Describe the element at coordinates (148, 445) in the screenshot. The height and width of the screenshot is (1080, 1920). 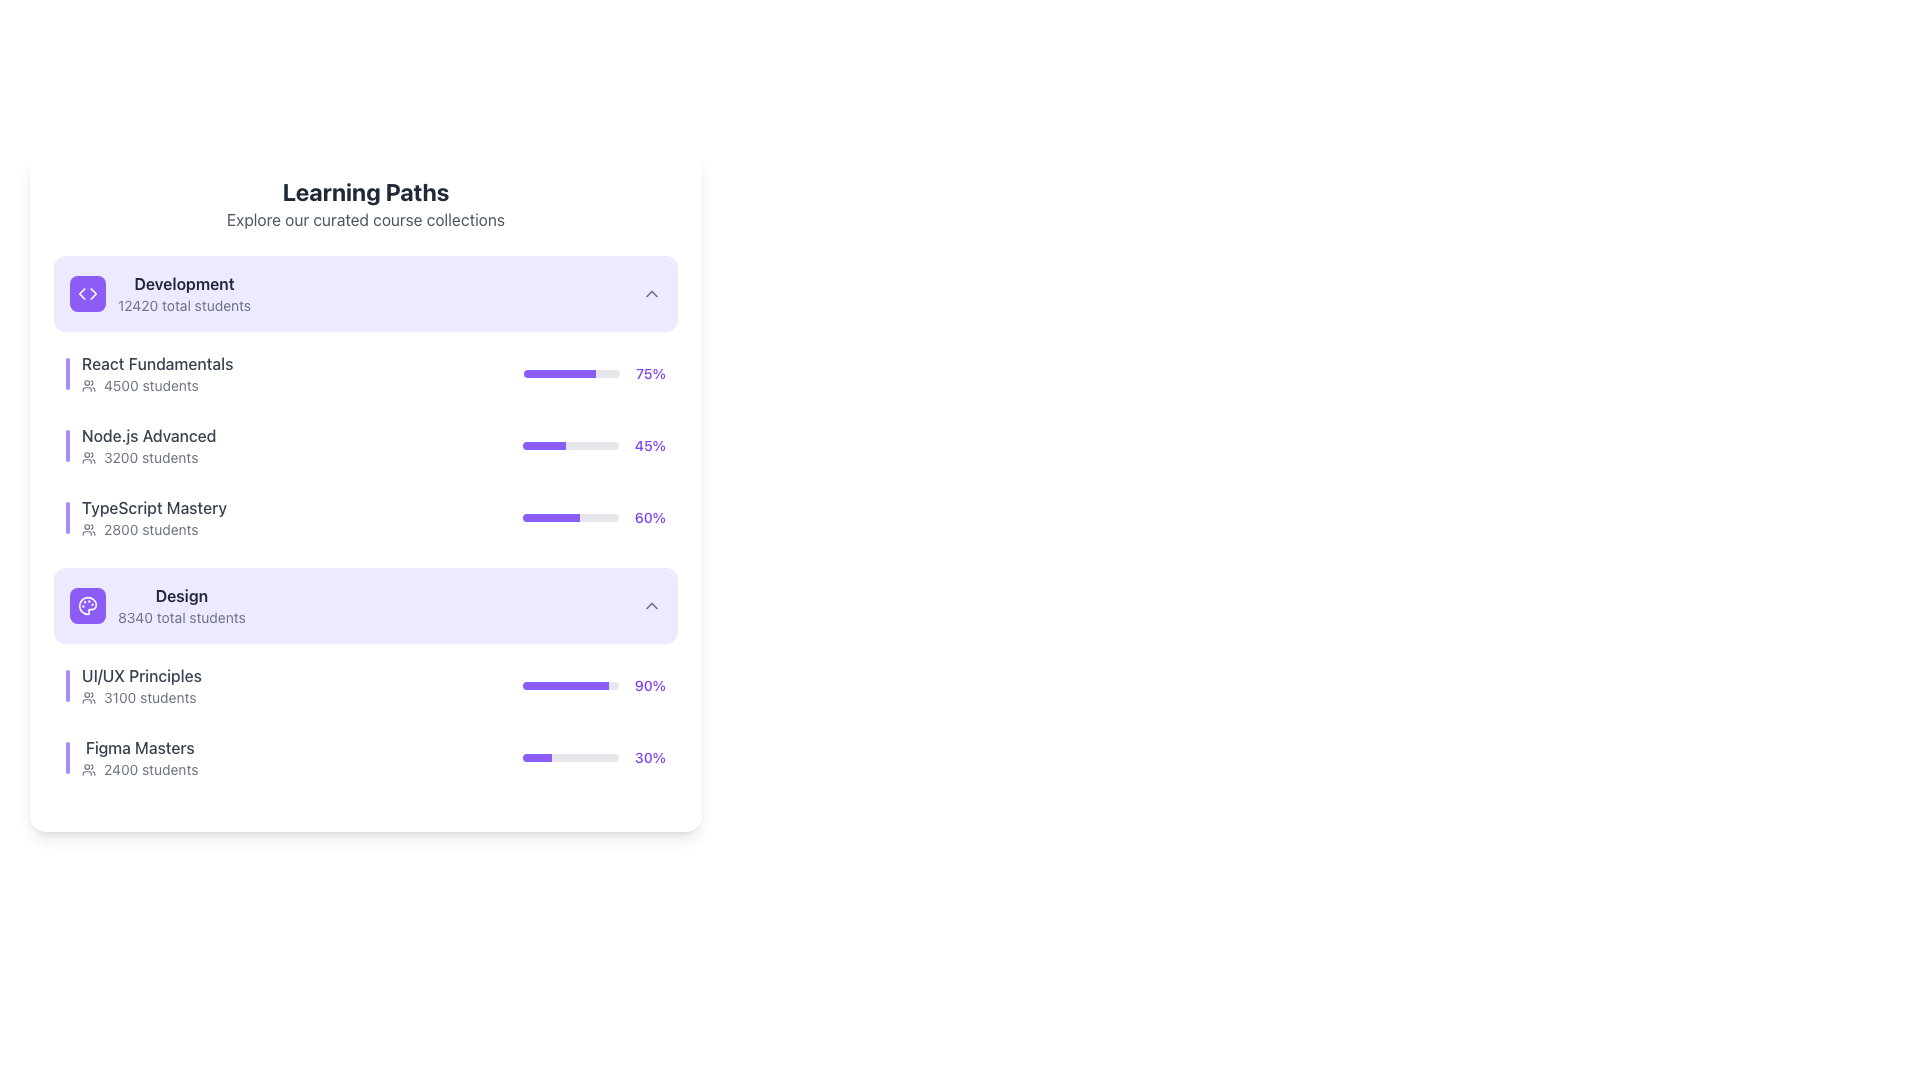
I see `student count for the 'Node.js Advanced' course, which shows '3200 students' next to the course title in the Development section of the Learning Paths menu` at that location.